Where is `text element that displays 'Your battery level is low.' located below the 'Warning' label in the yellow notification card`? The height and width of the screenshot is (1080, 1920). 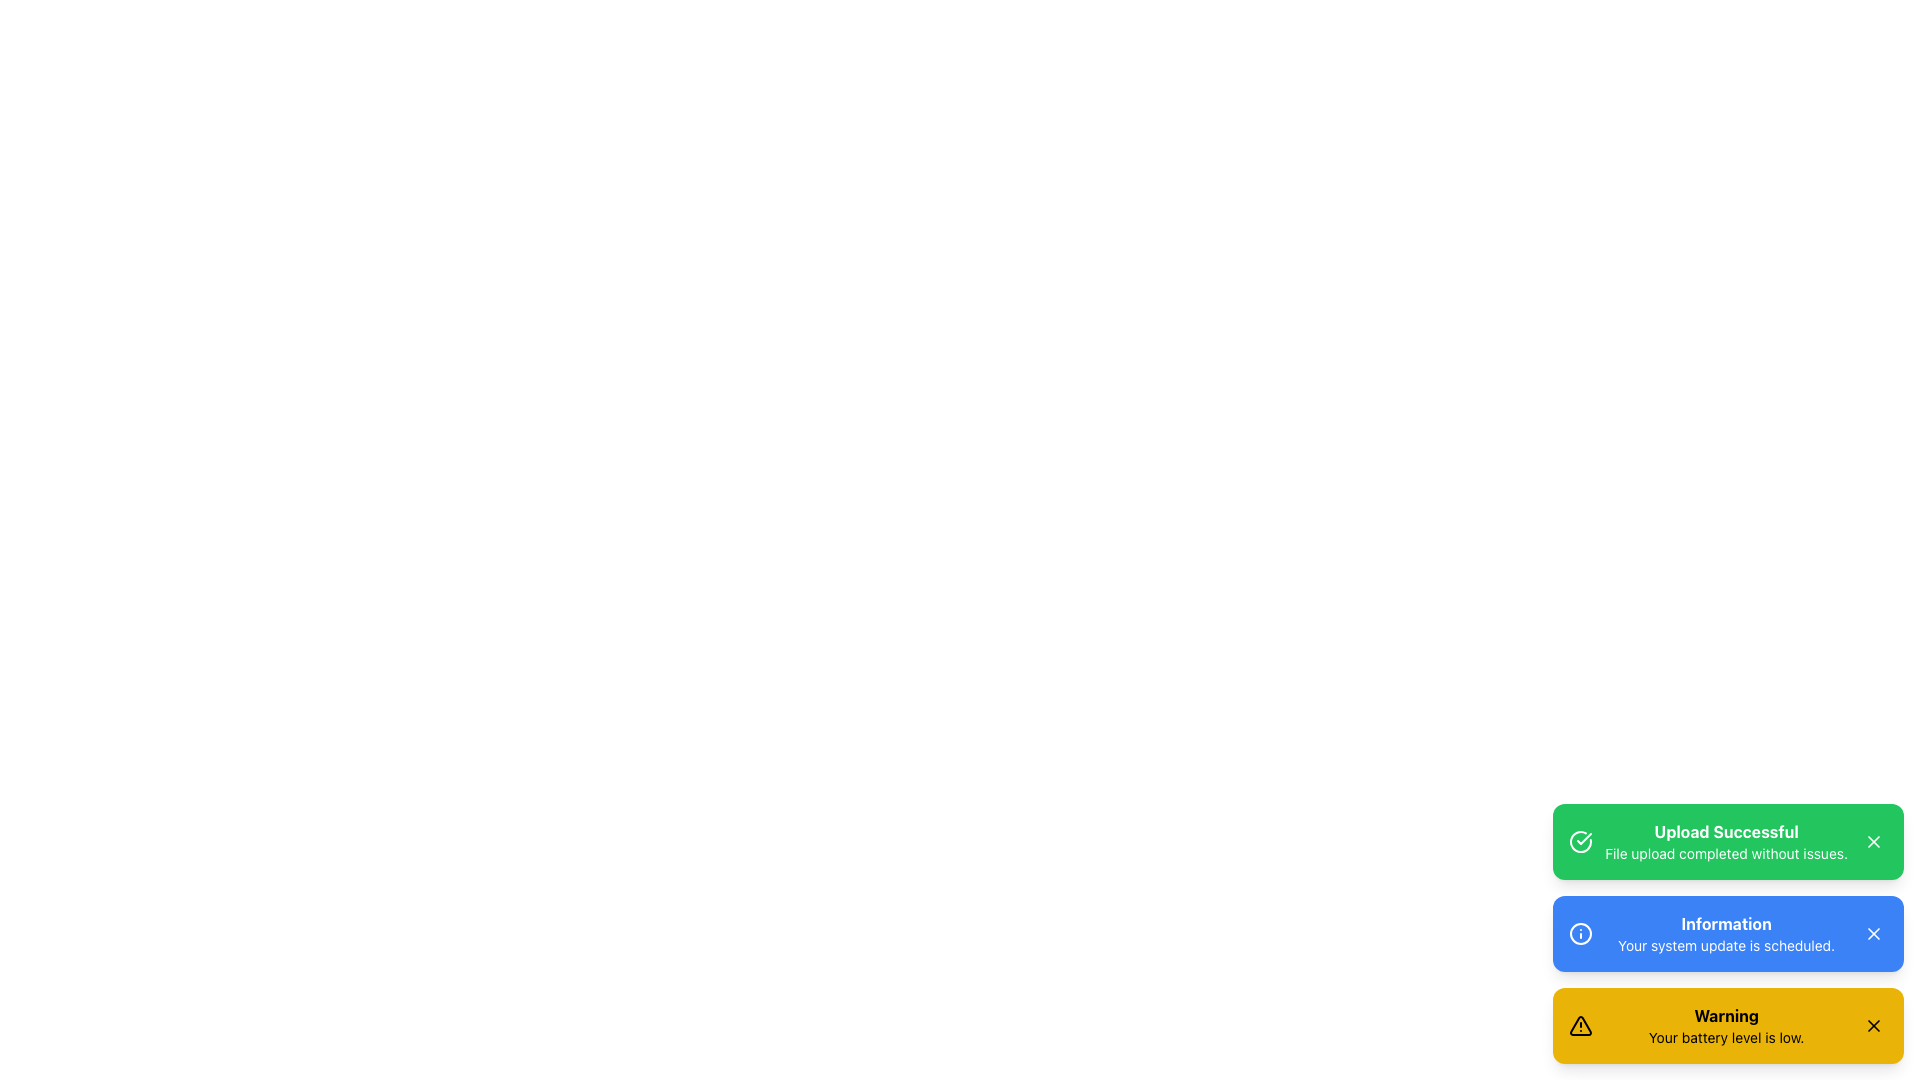 text element that displays 'Your battery level is low.' located below the 'Warning' label in the yellow notification card is located at coordinates (1725, 1036).